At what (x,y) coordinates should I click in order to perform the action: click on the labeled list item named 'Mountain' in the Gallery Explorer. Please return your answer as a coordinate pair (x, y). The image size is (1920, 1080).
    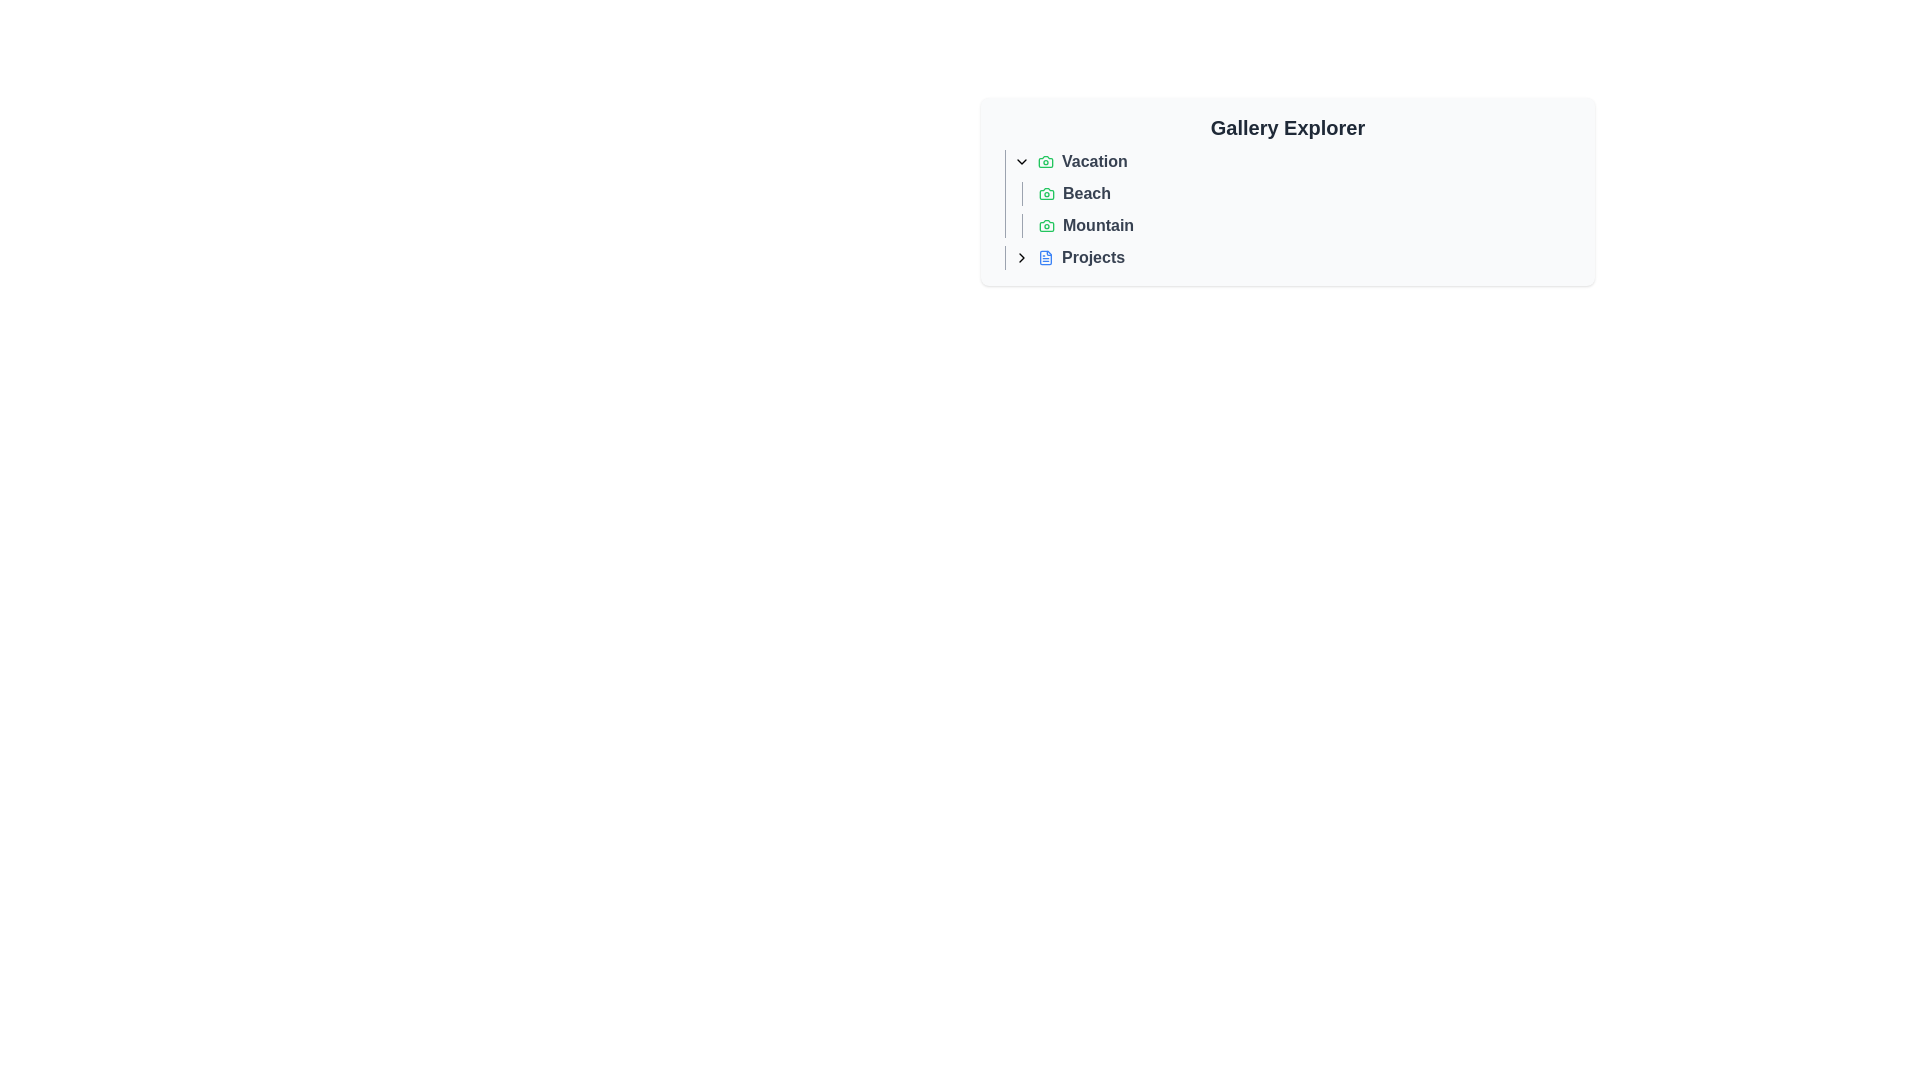
    Looking at the image, I should click on (1305, 225).